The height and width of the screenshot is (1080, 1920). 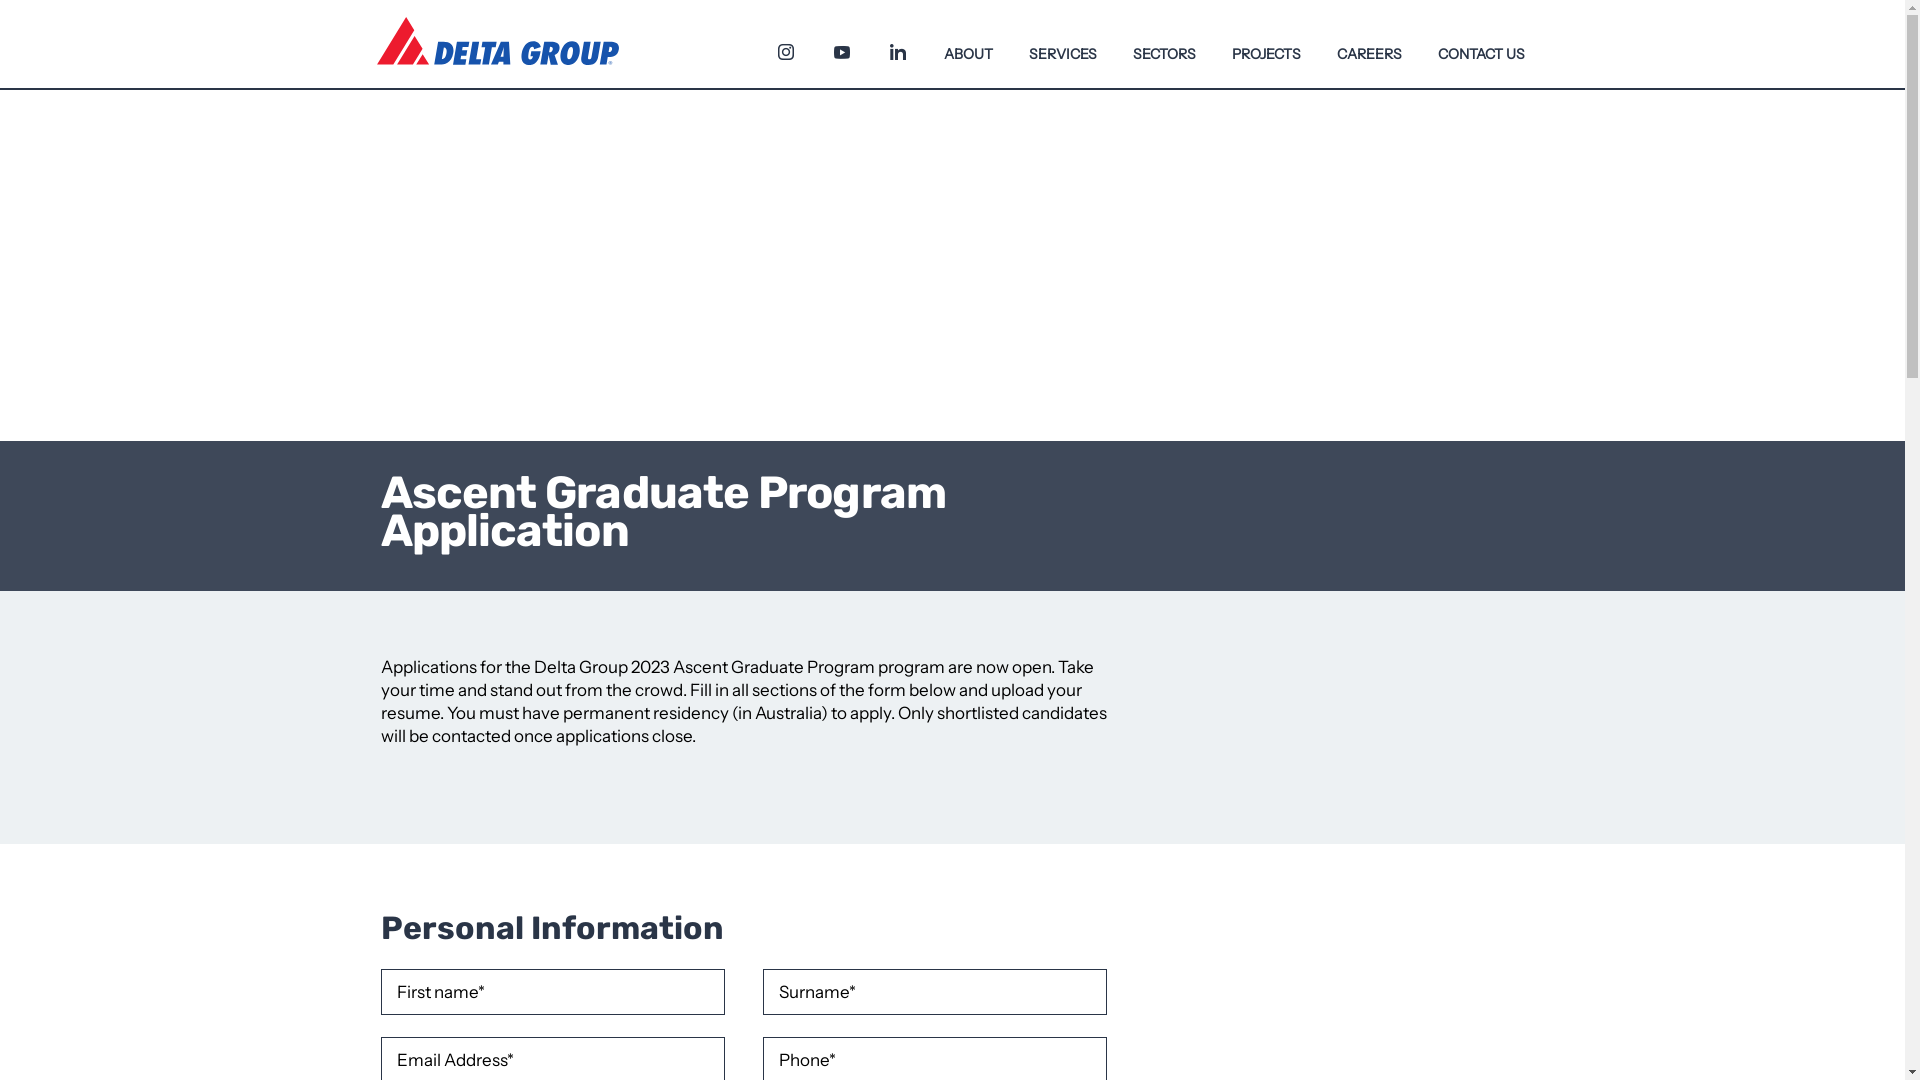 I want to click on 'PROJECTS', so click(x=1265, y=43).